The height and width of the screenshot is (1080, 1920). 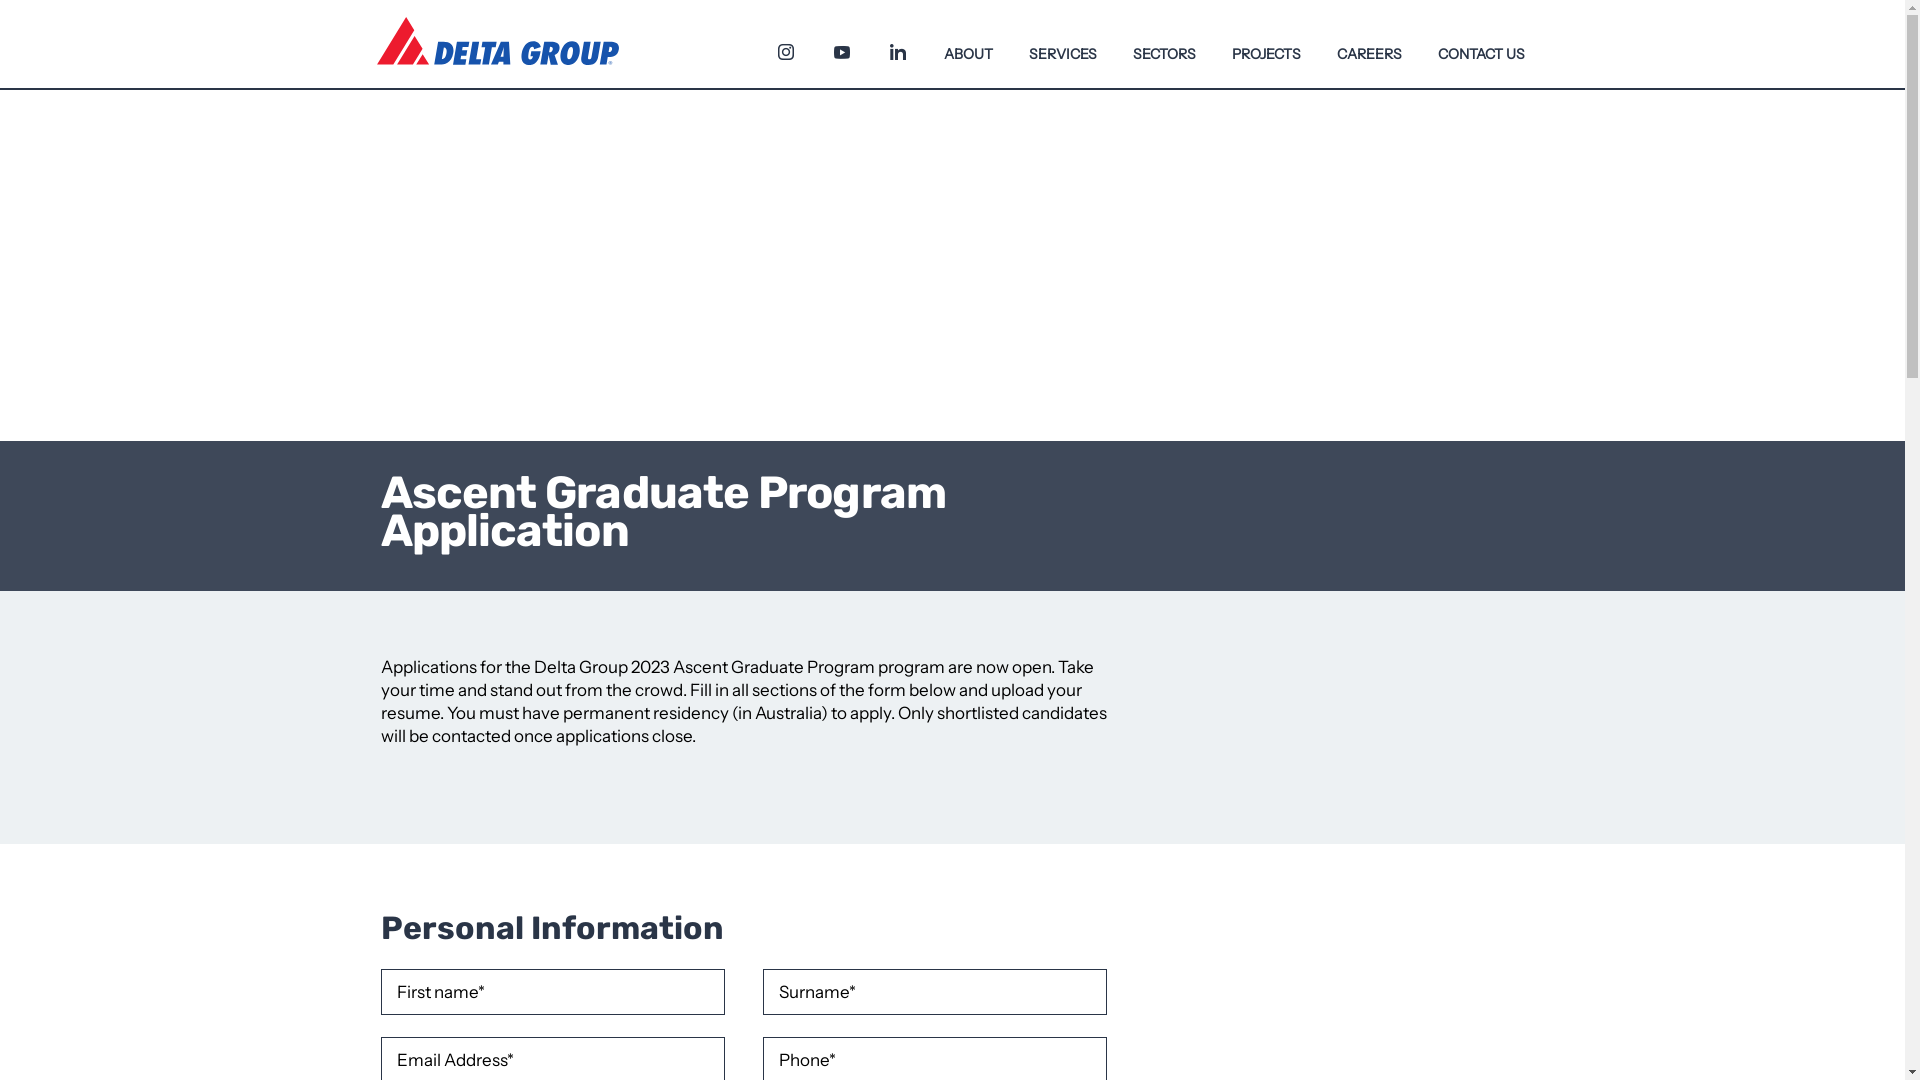 I want to click on 'PROJECTS', so click(x=1265, y=43).